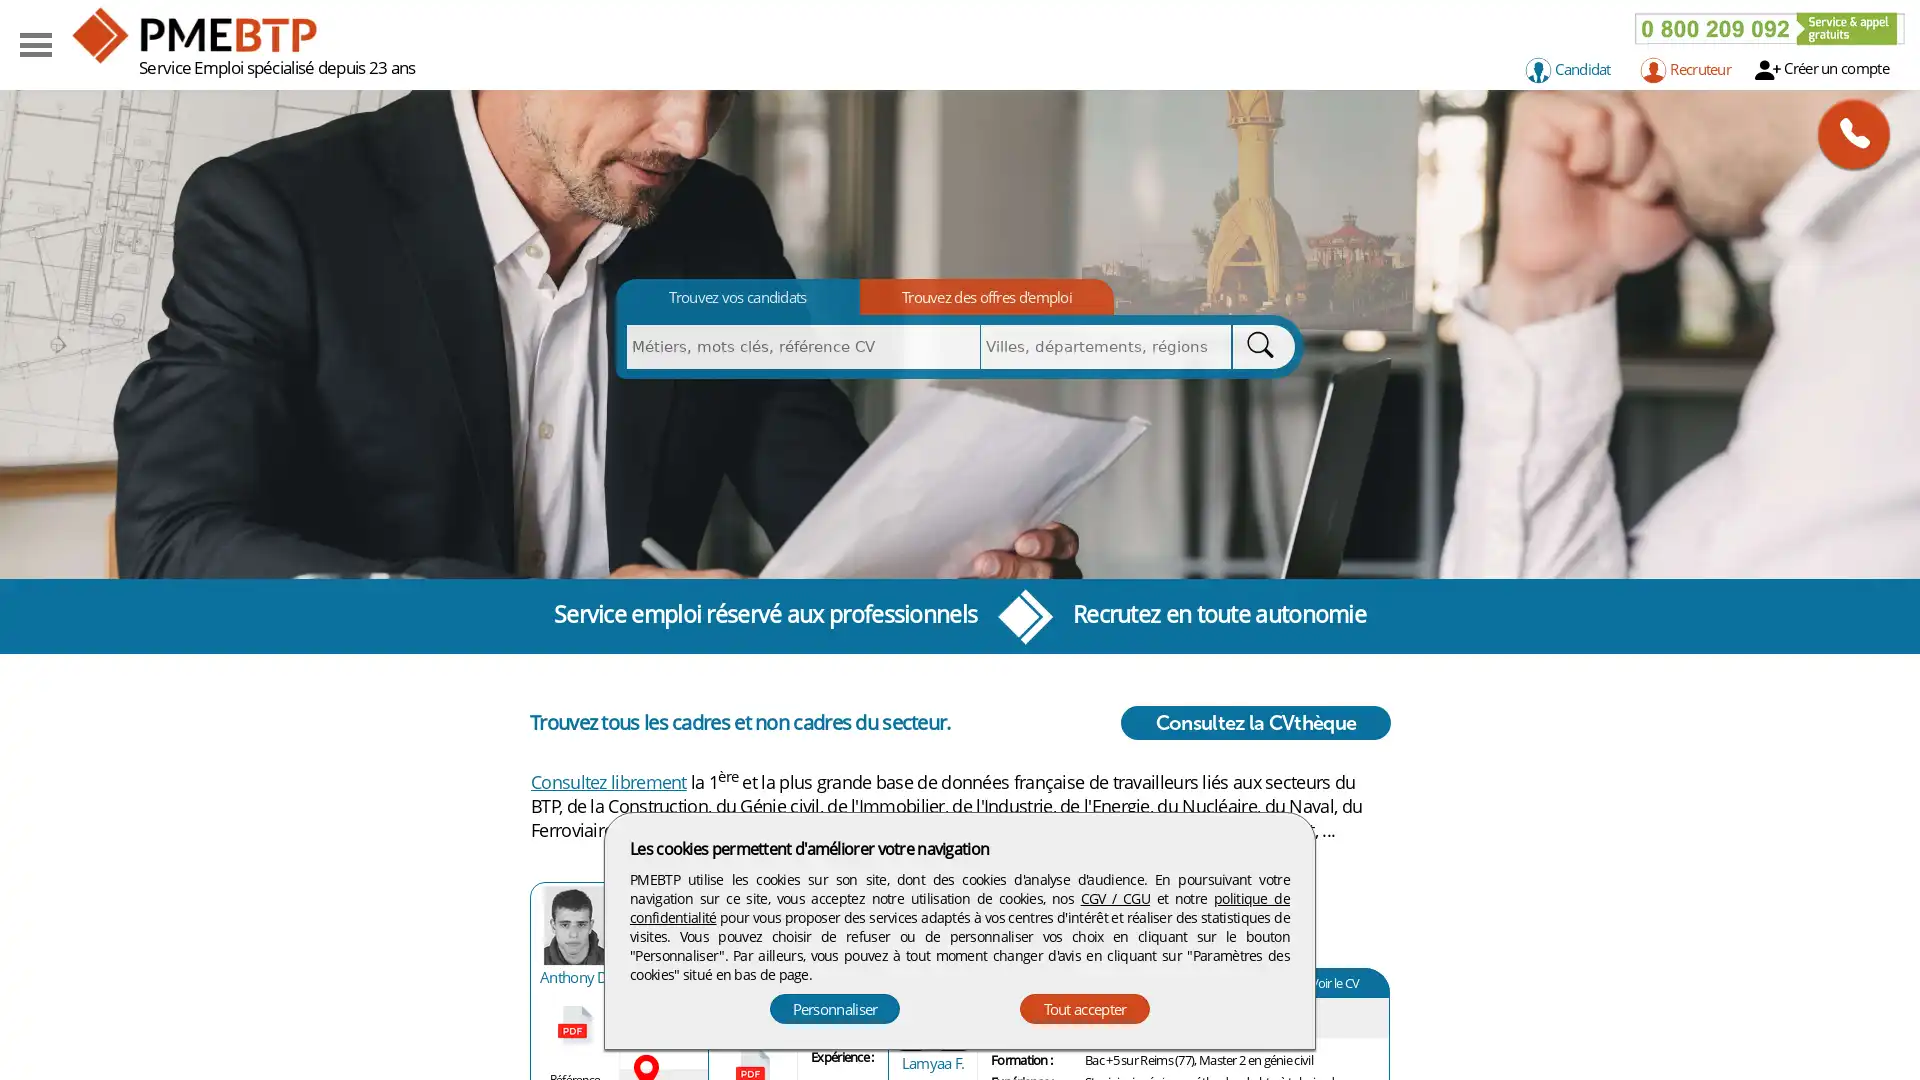 This screenshot has height=1080, width=1920. I want to click on Rechercher, so click(1261, 346).